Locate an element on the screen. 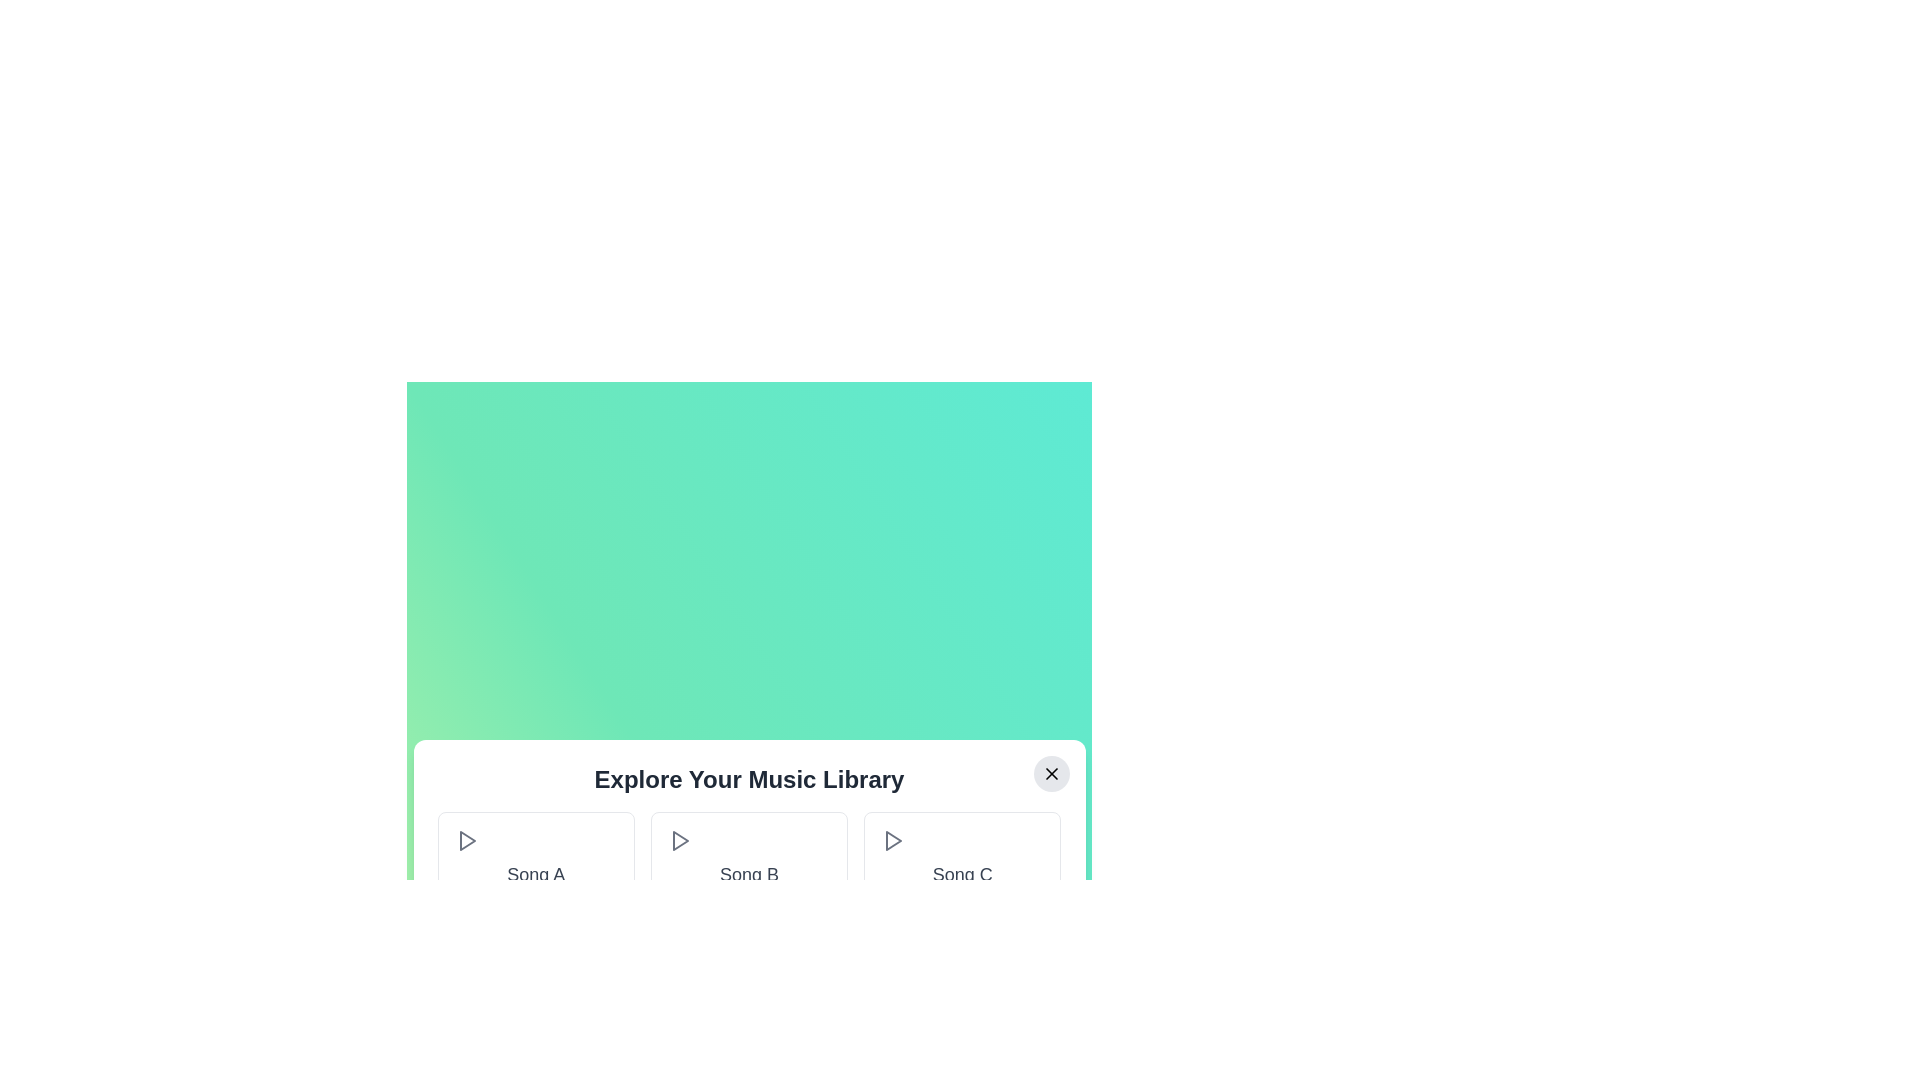  the song title Song A for inspection is located at coordinates (536, 874).